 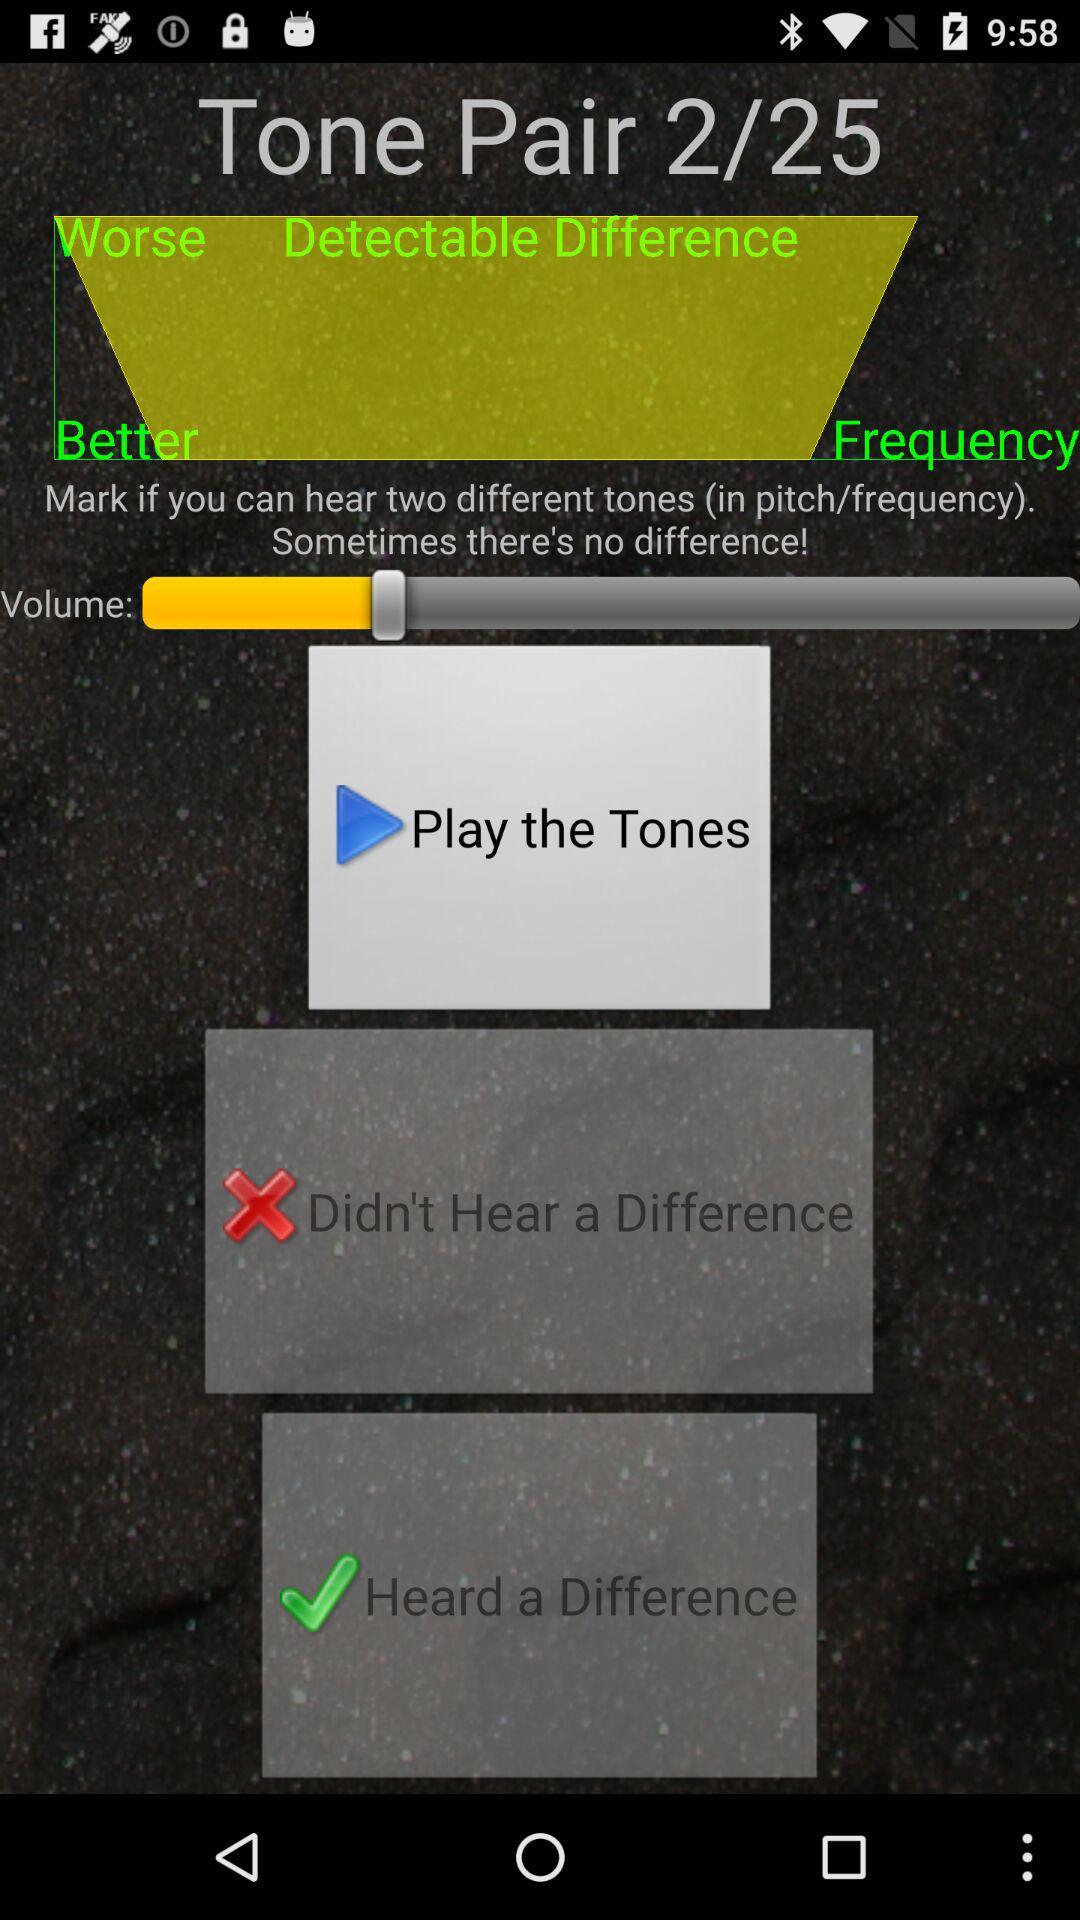 What do you see at coordinates (538, 1216) in the screenshot?
I see `the item below the play the tones` at bounding box center [538, 1216].